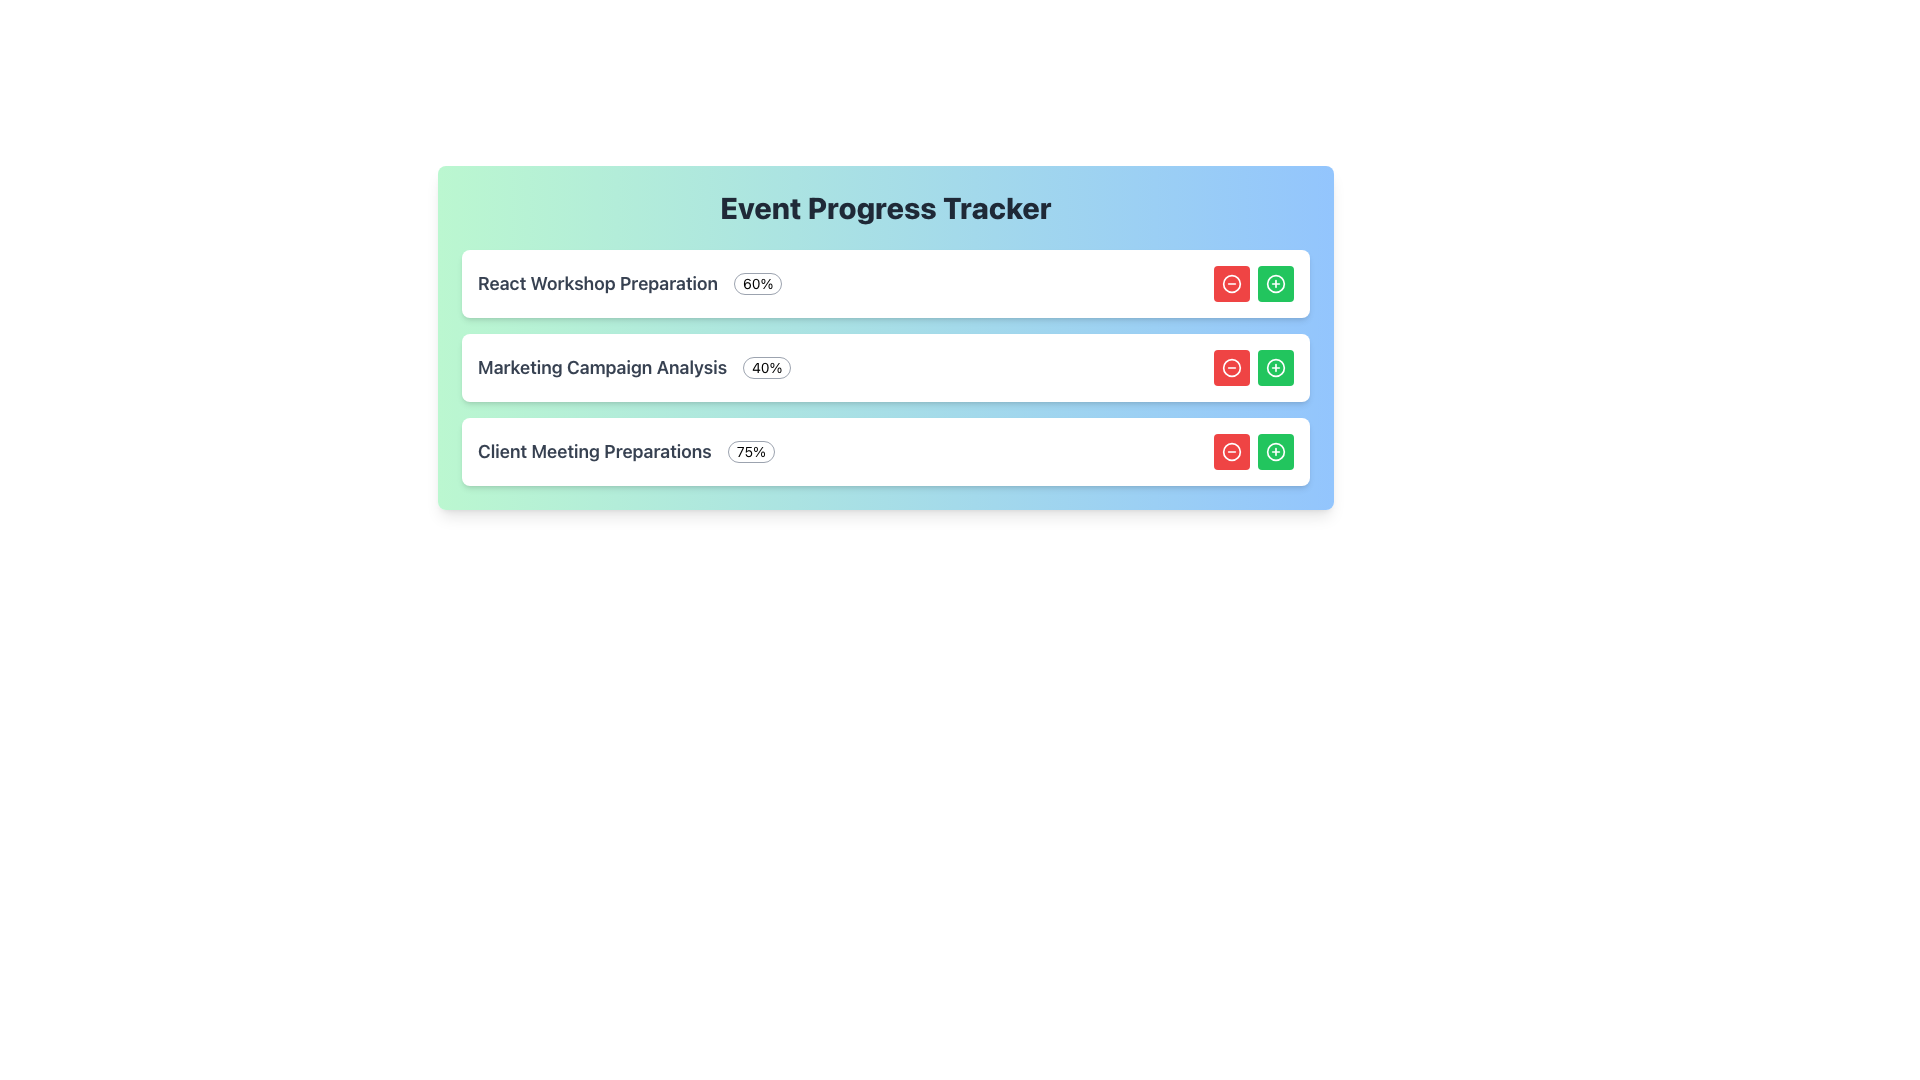 This screenshot has height=1080, width=1920. I want to click on the deletion icon component, which is part of a red circular button located in the top row of the vertical task management list, positioned centrally within the button and aligned to the right of the task entry row, so click(1231, 284).